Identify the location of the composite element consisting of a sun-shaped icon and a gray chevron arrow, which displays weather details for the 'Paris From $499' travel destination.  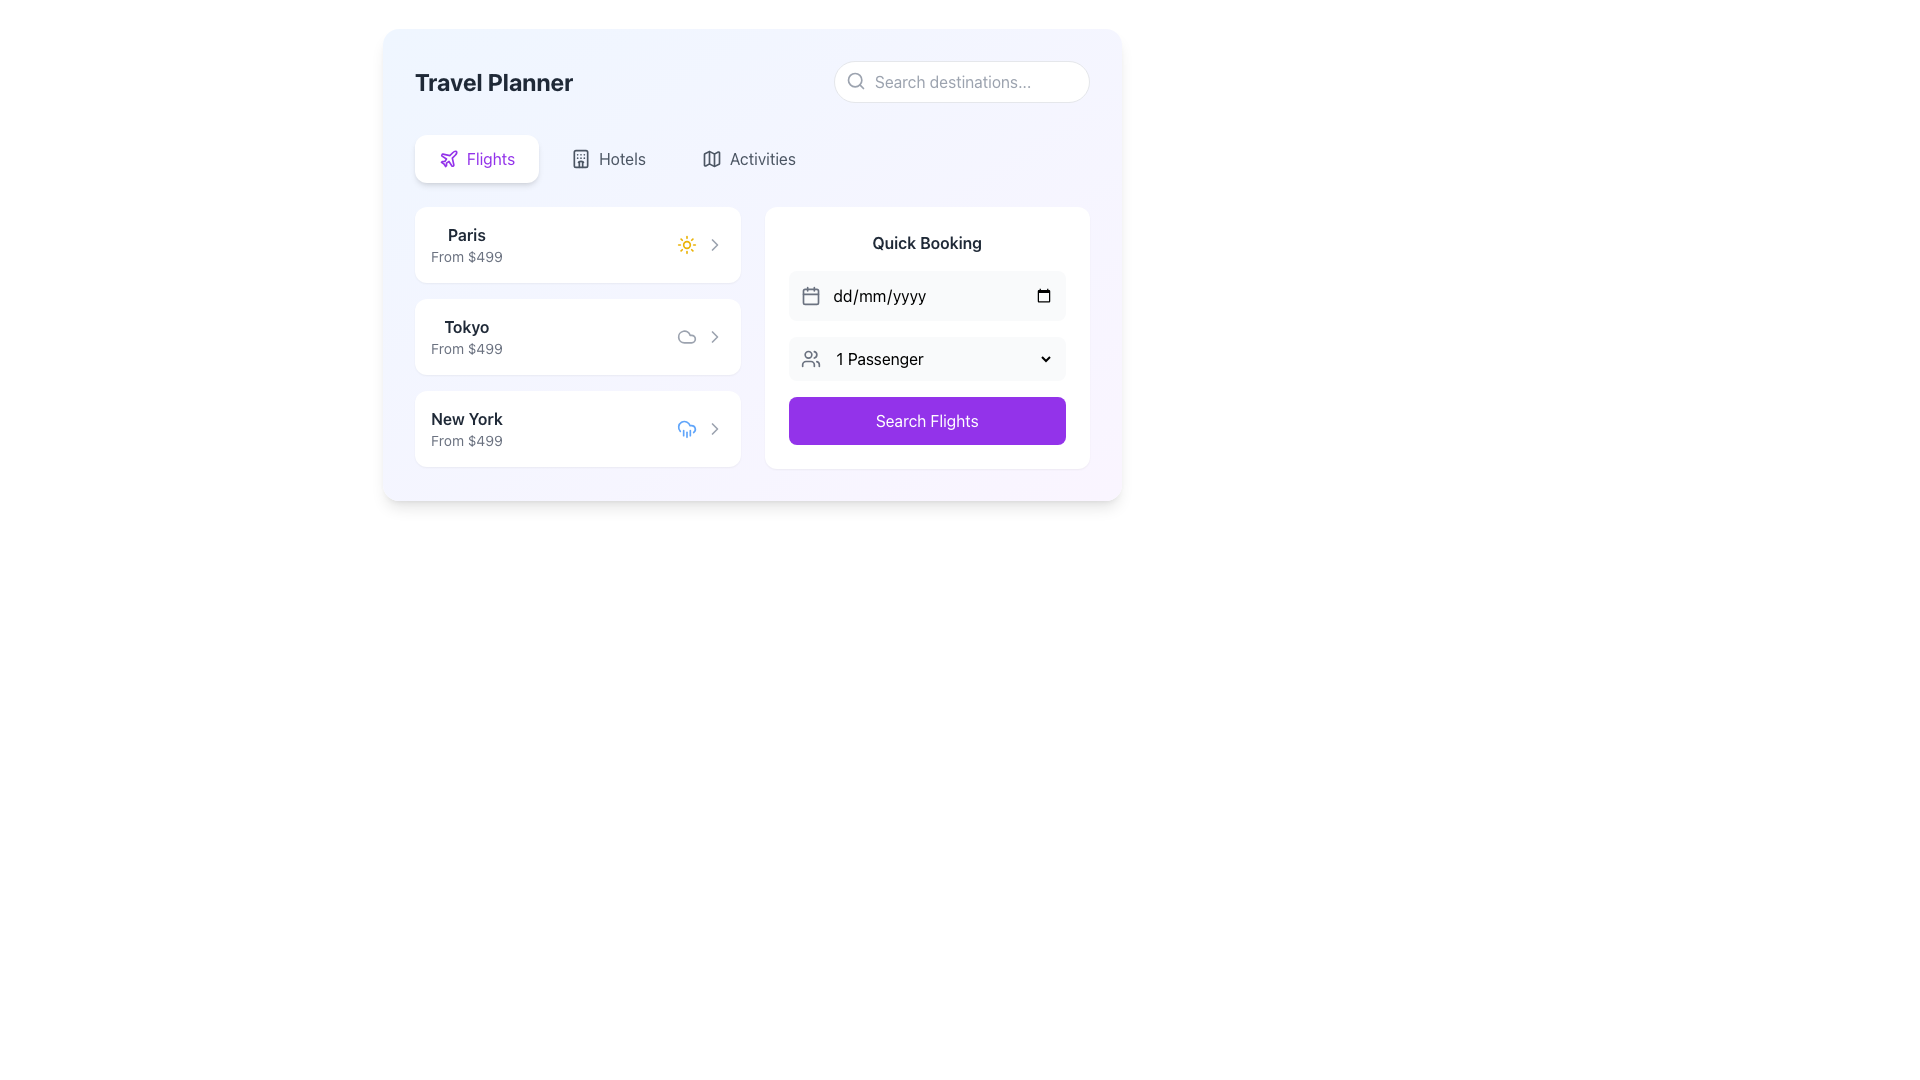
(700, 244).